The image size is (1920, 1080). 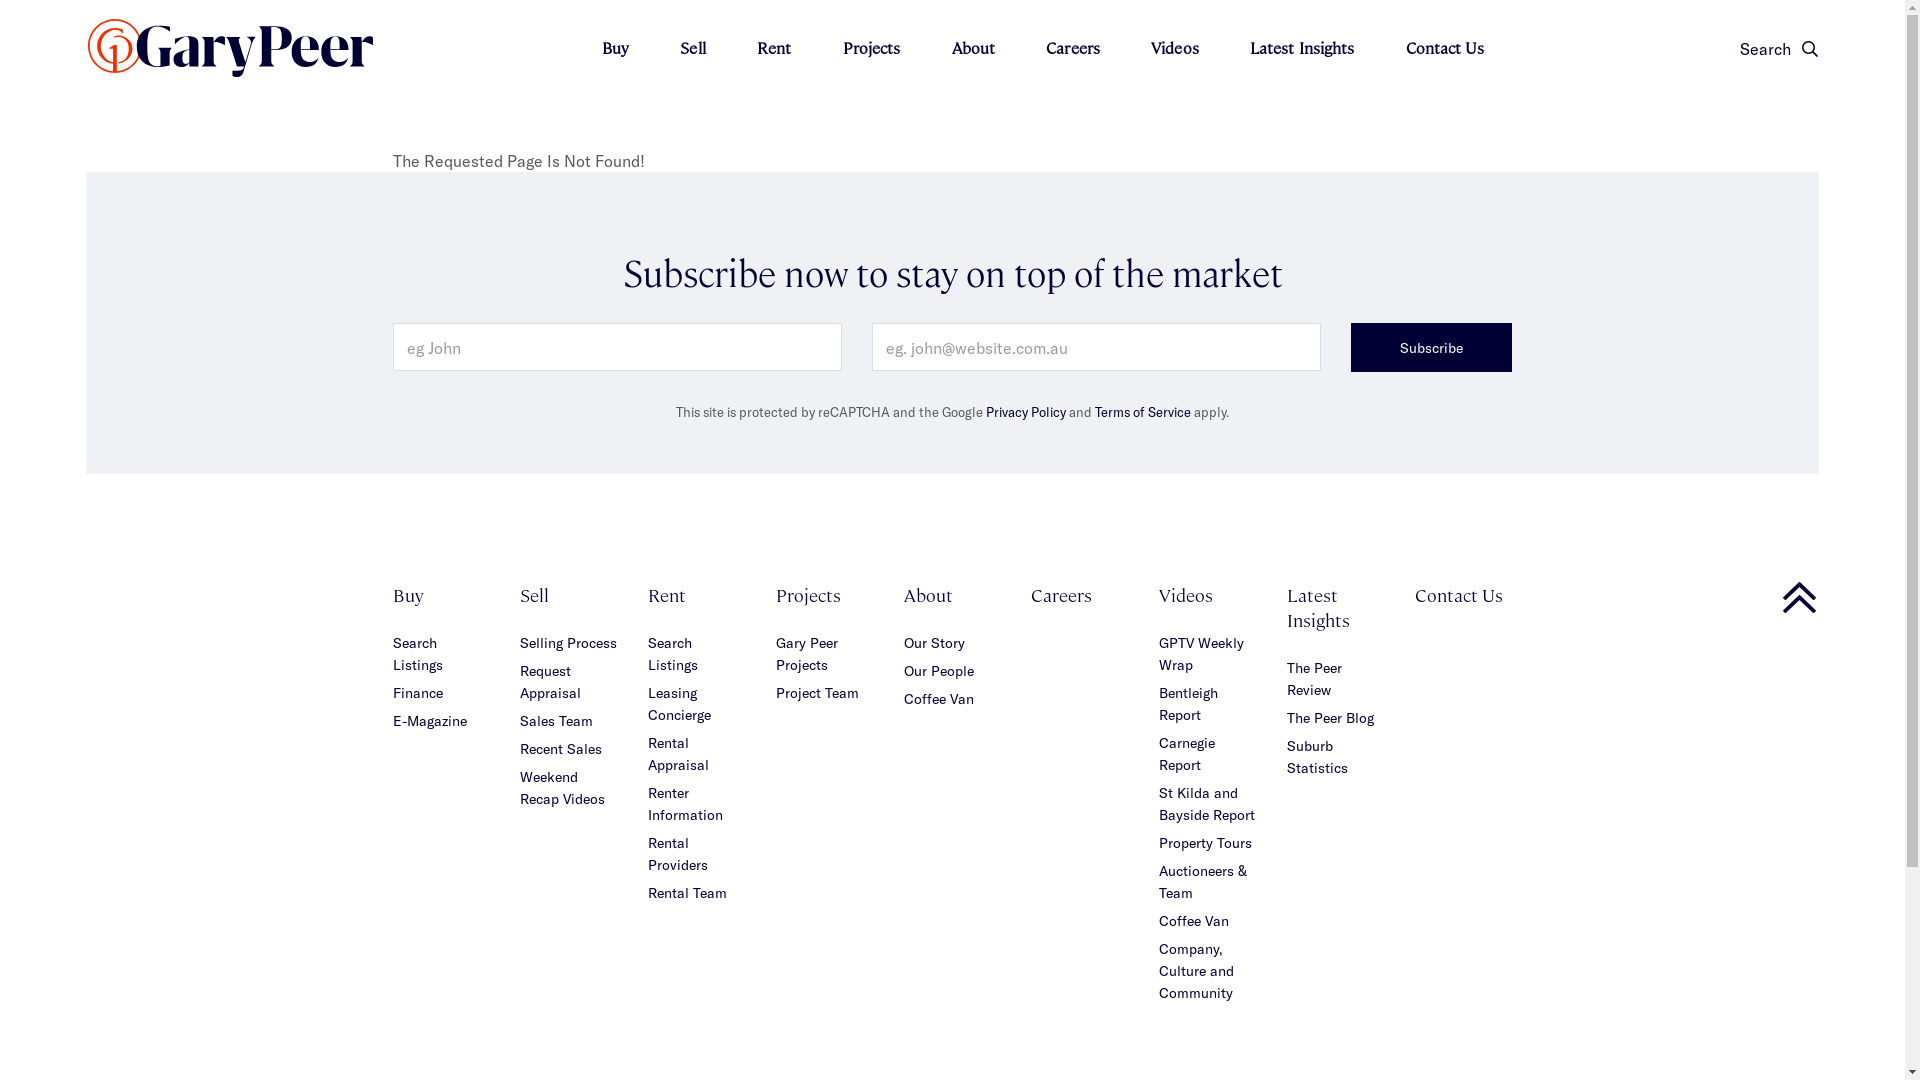 What do you see at coordinates (1188, 702) in the screenshot?
I see `'Bentleigh Report'` at bounding box center [1188, 702].